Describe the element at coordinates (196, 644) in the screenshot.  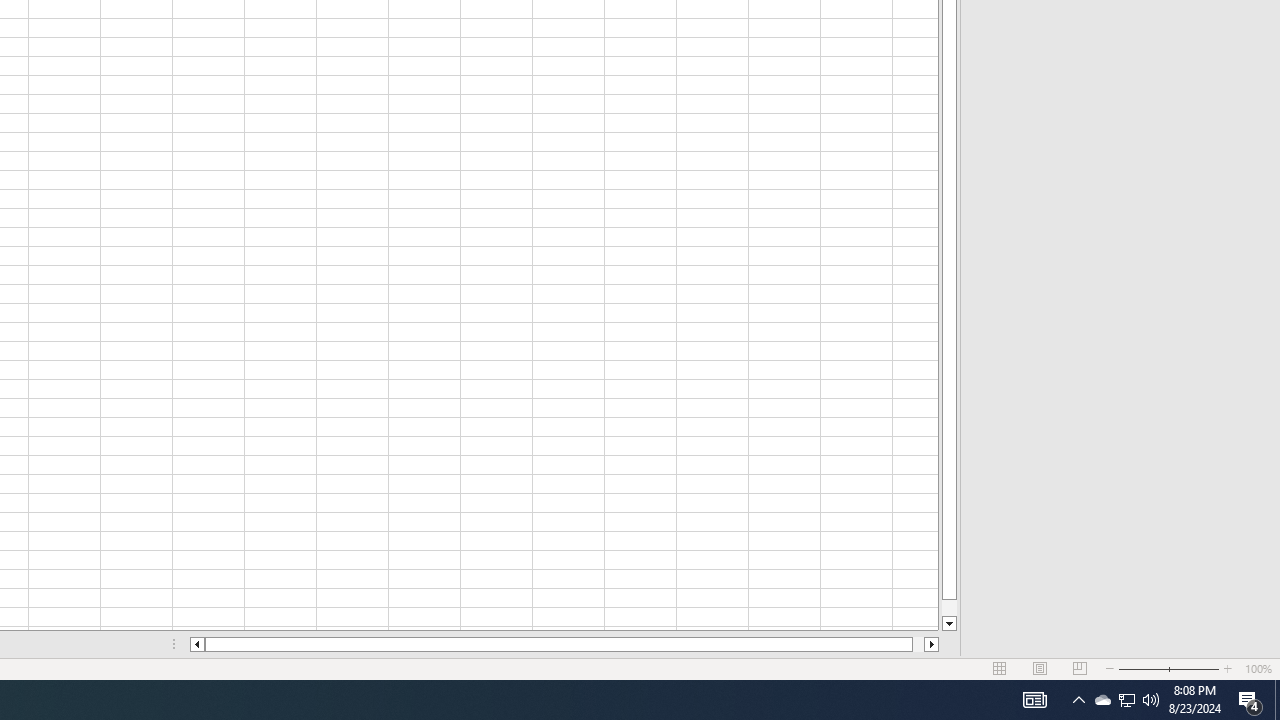
I see `'Column left'` at that location.